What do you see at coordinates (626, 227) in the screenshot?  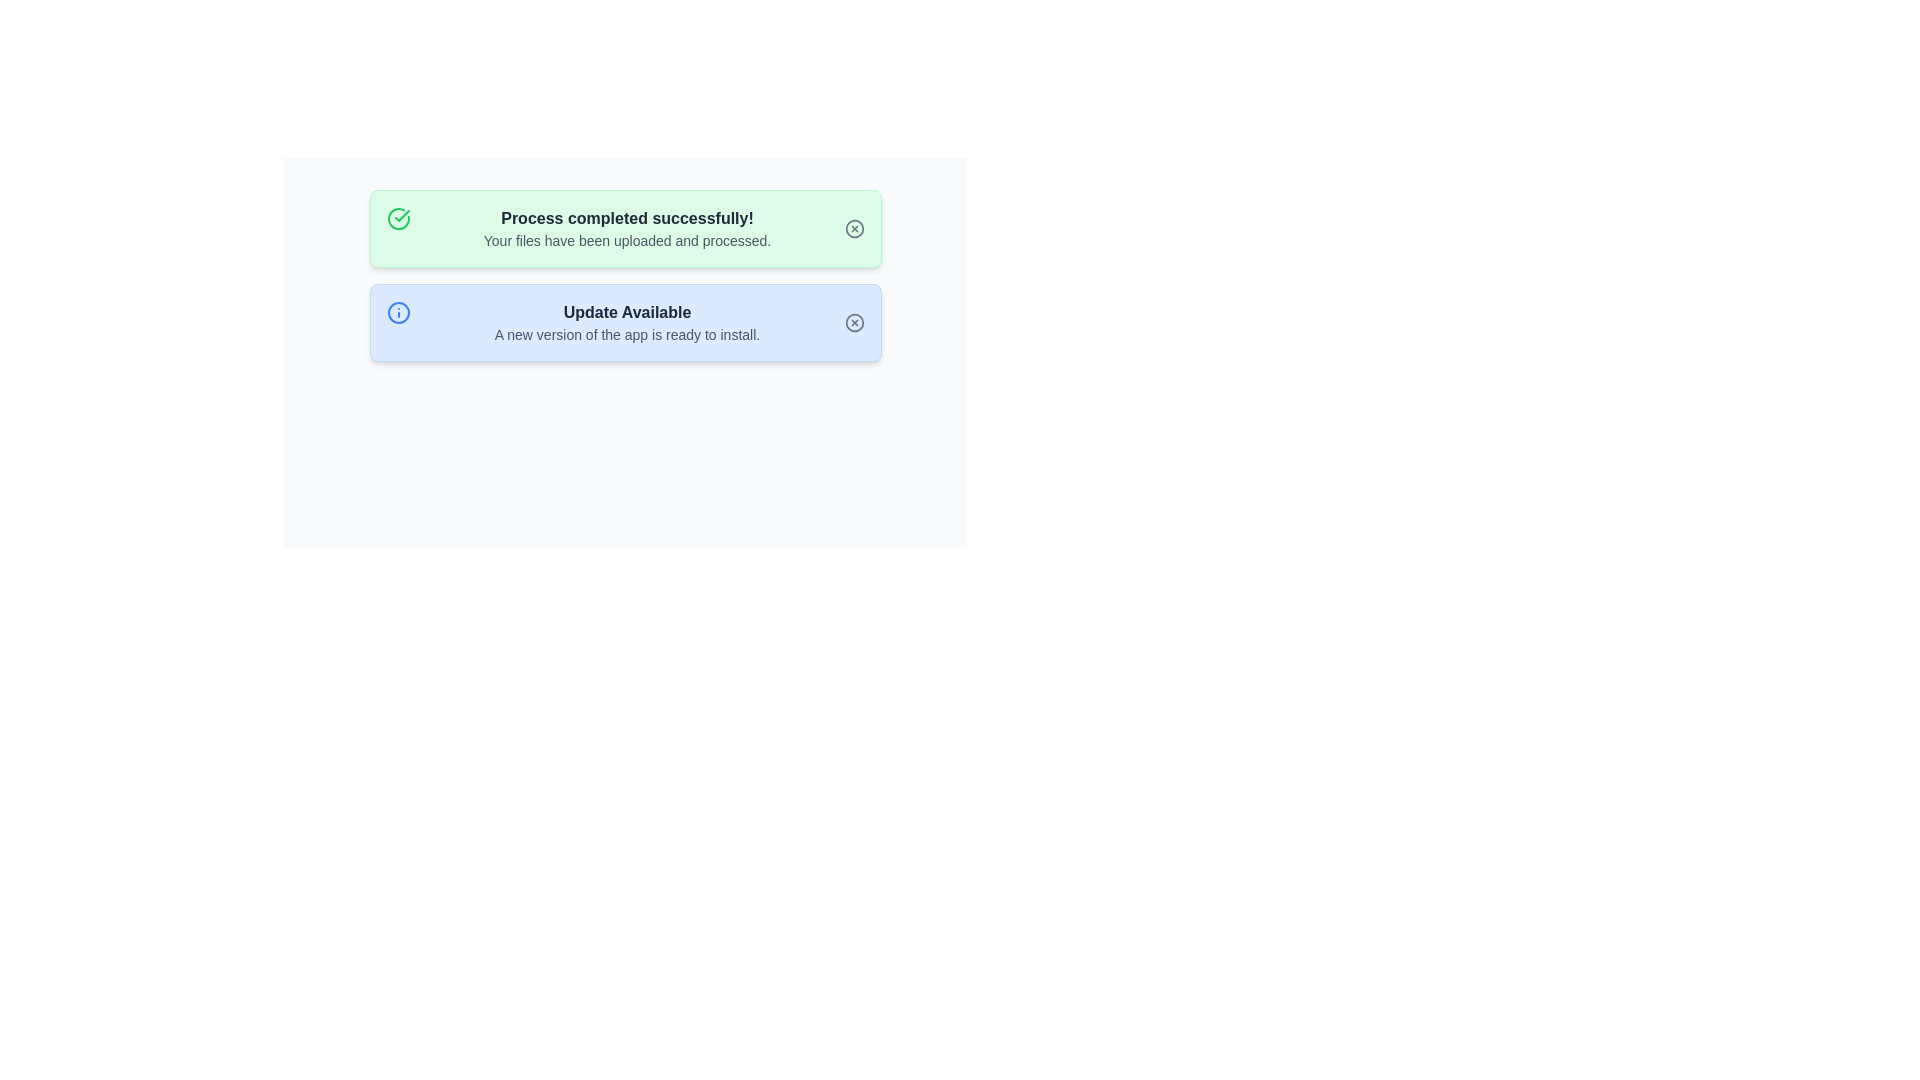 I see `success message displayed in the green notification box that states 'Process completed successfully! Your files have been uploaded and processed.'` at bounding box center [626, 227].